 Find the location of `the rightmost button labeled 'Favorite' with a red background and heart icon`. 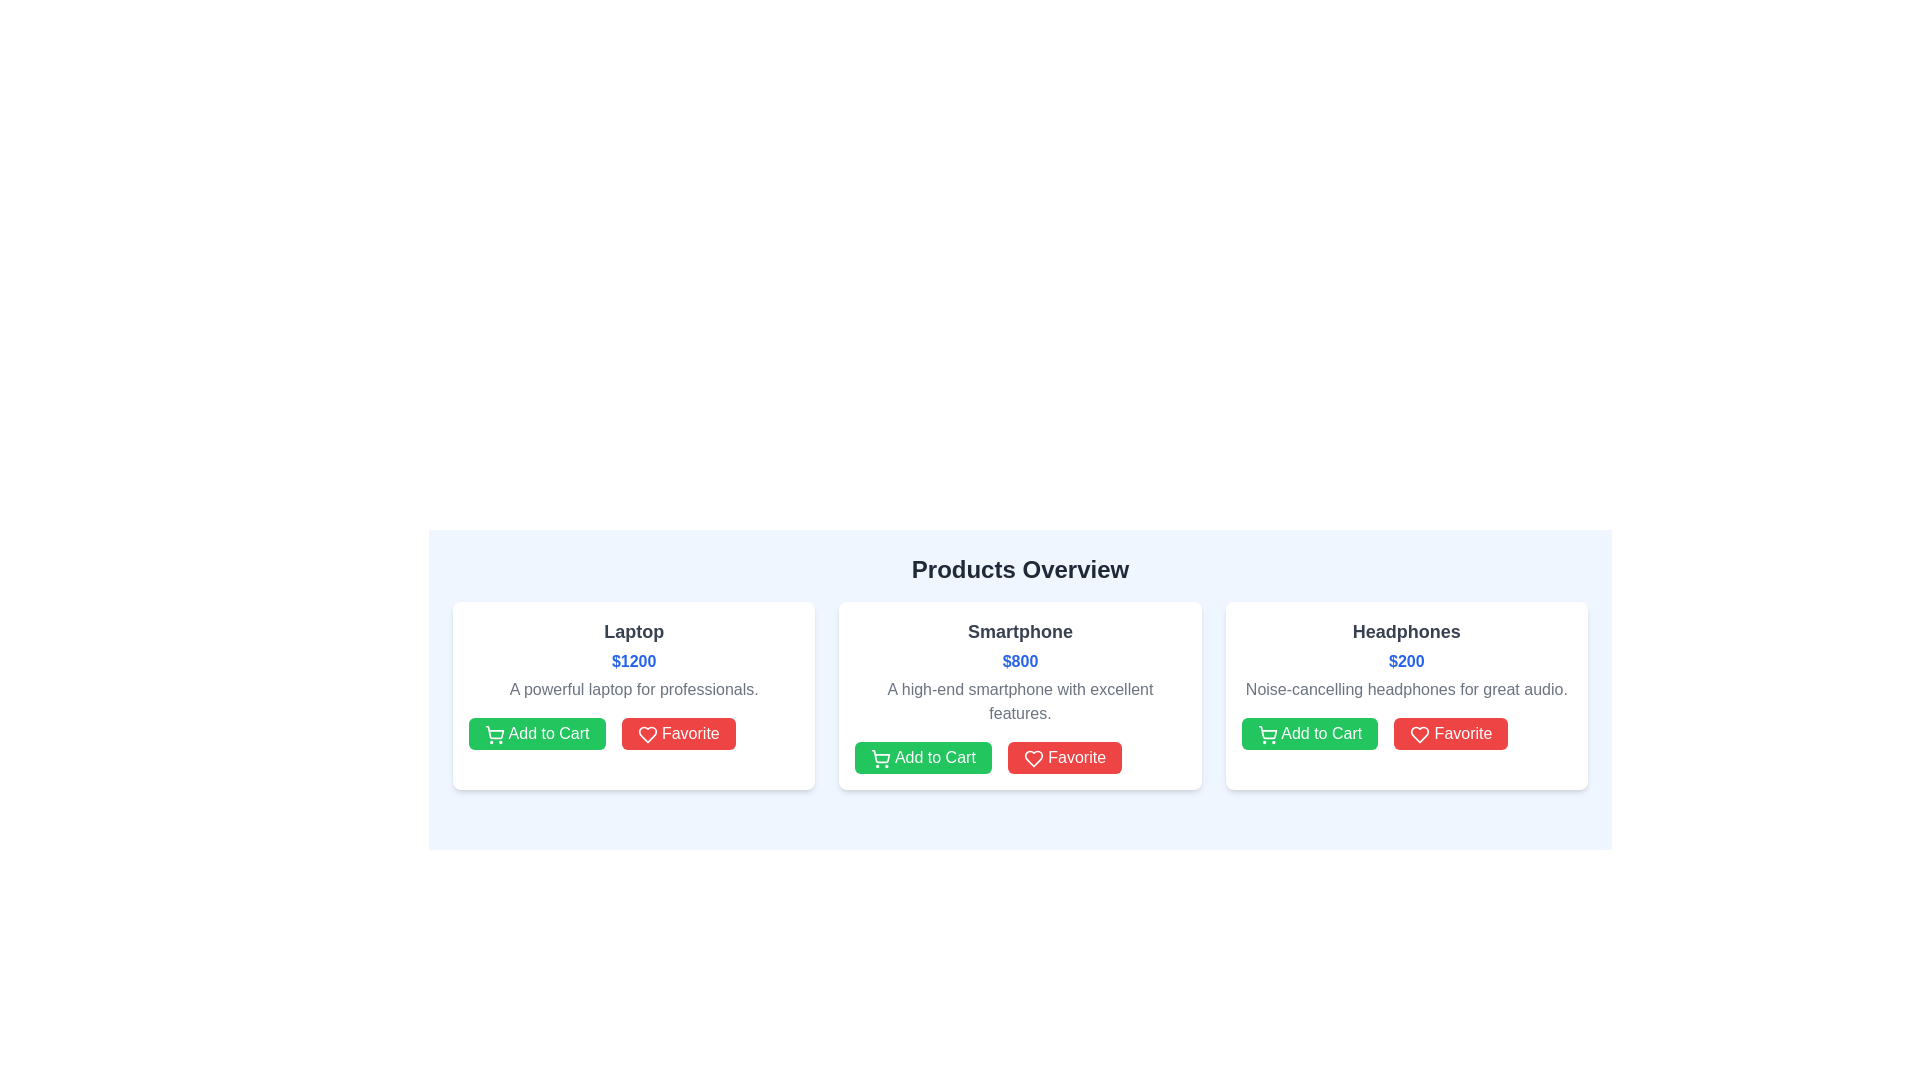

the rightmost button labeled 'Favorite' with a red background and heart icon is located at coordinates (1451, 733).